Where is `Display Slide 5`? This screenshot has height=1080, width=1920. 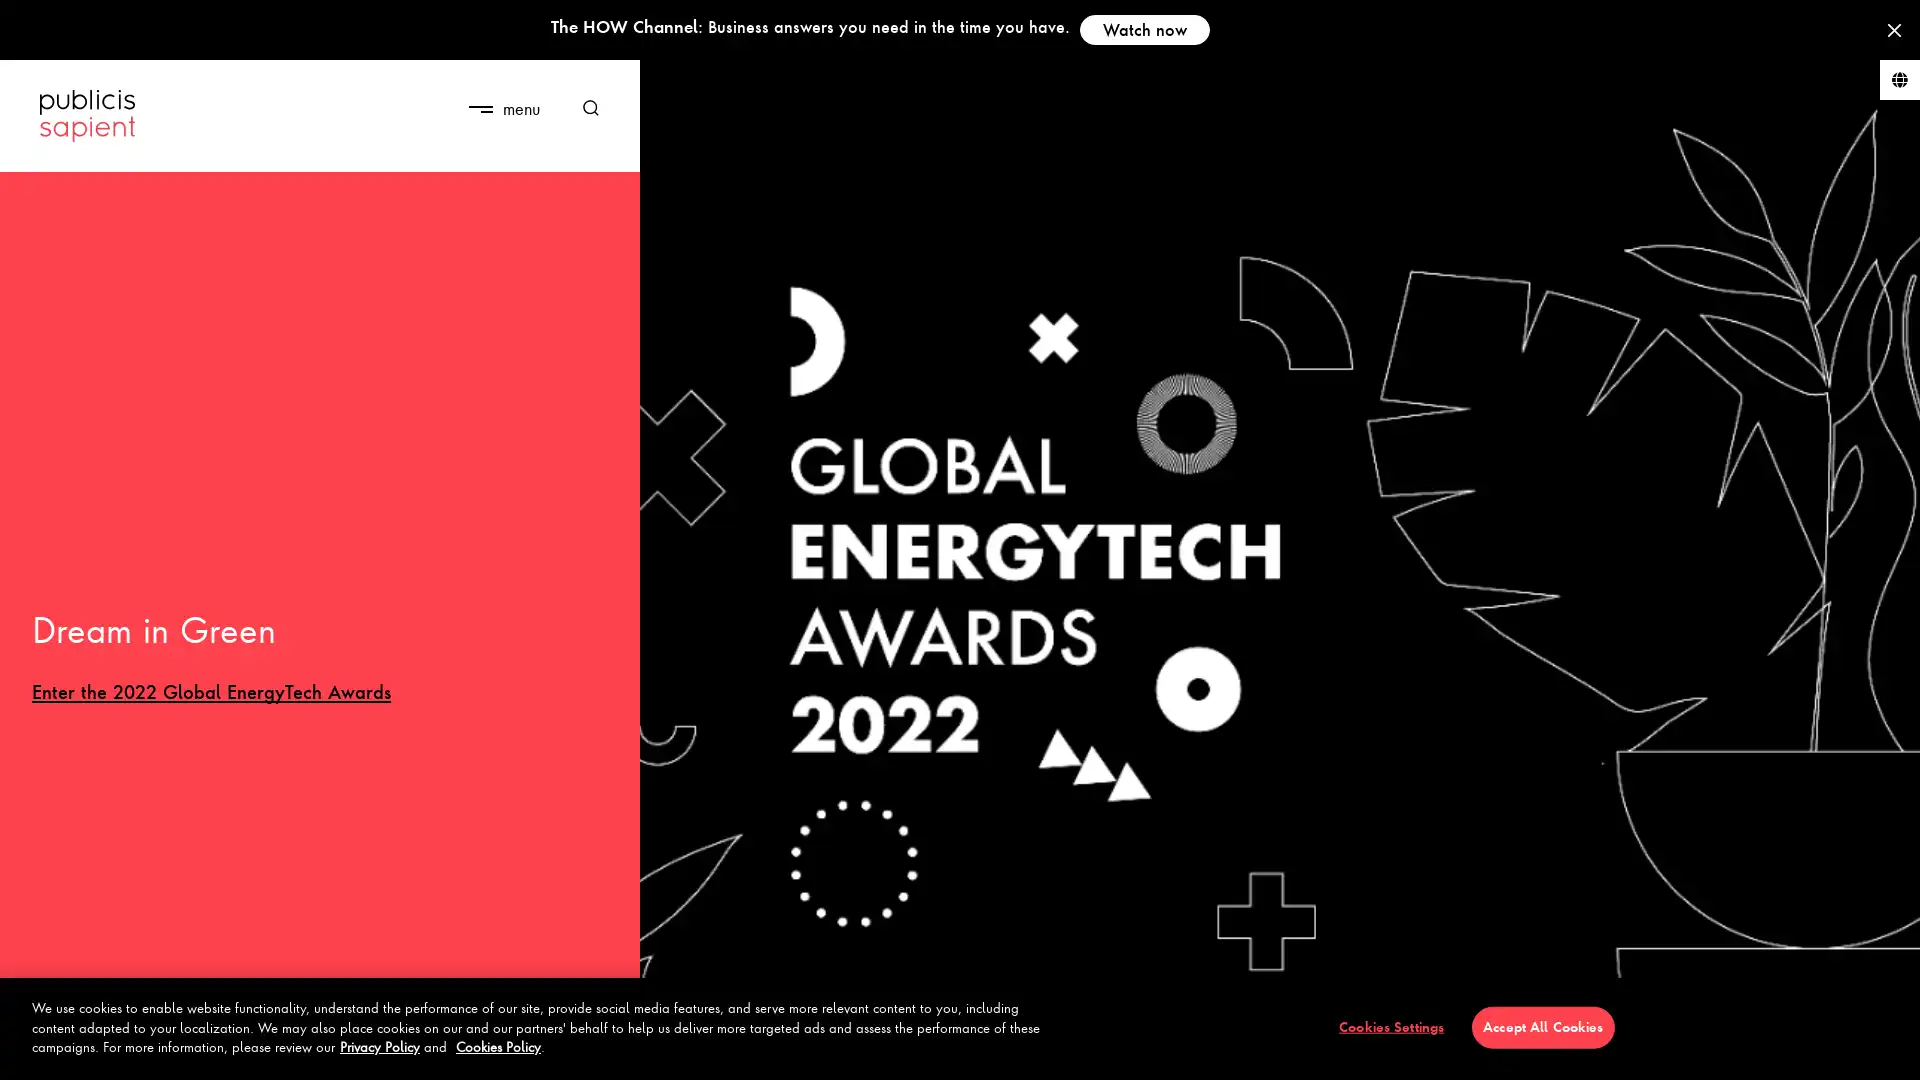
Display Slide 5 is located at coordinates (177, 1052).